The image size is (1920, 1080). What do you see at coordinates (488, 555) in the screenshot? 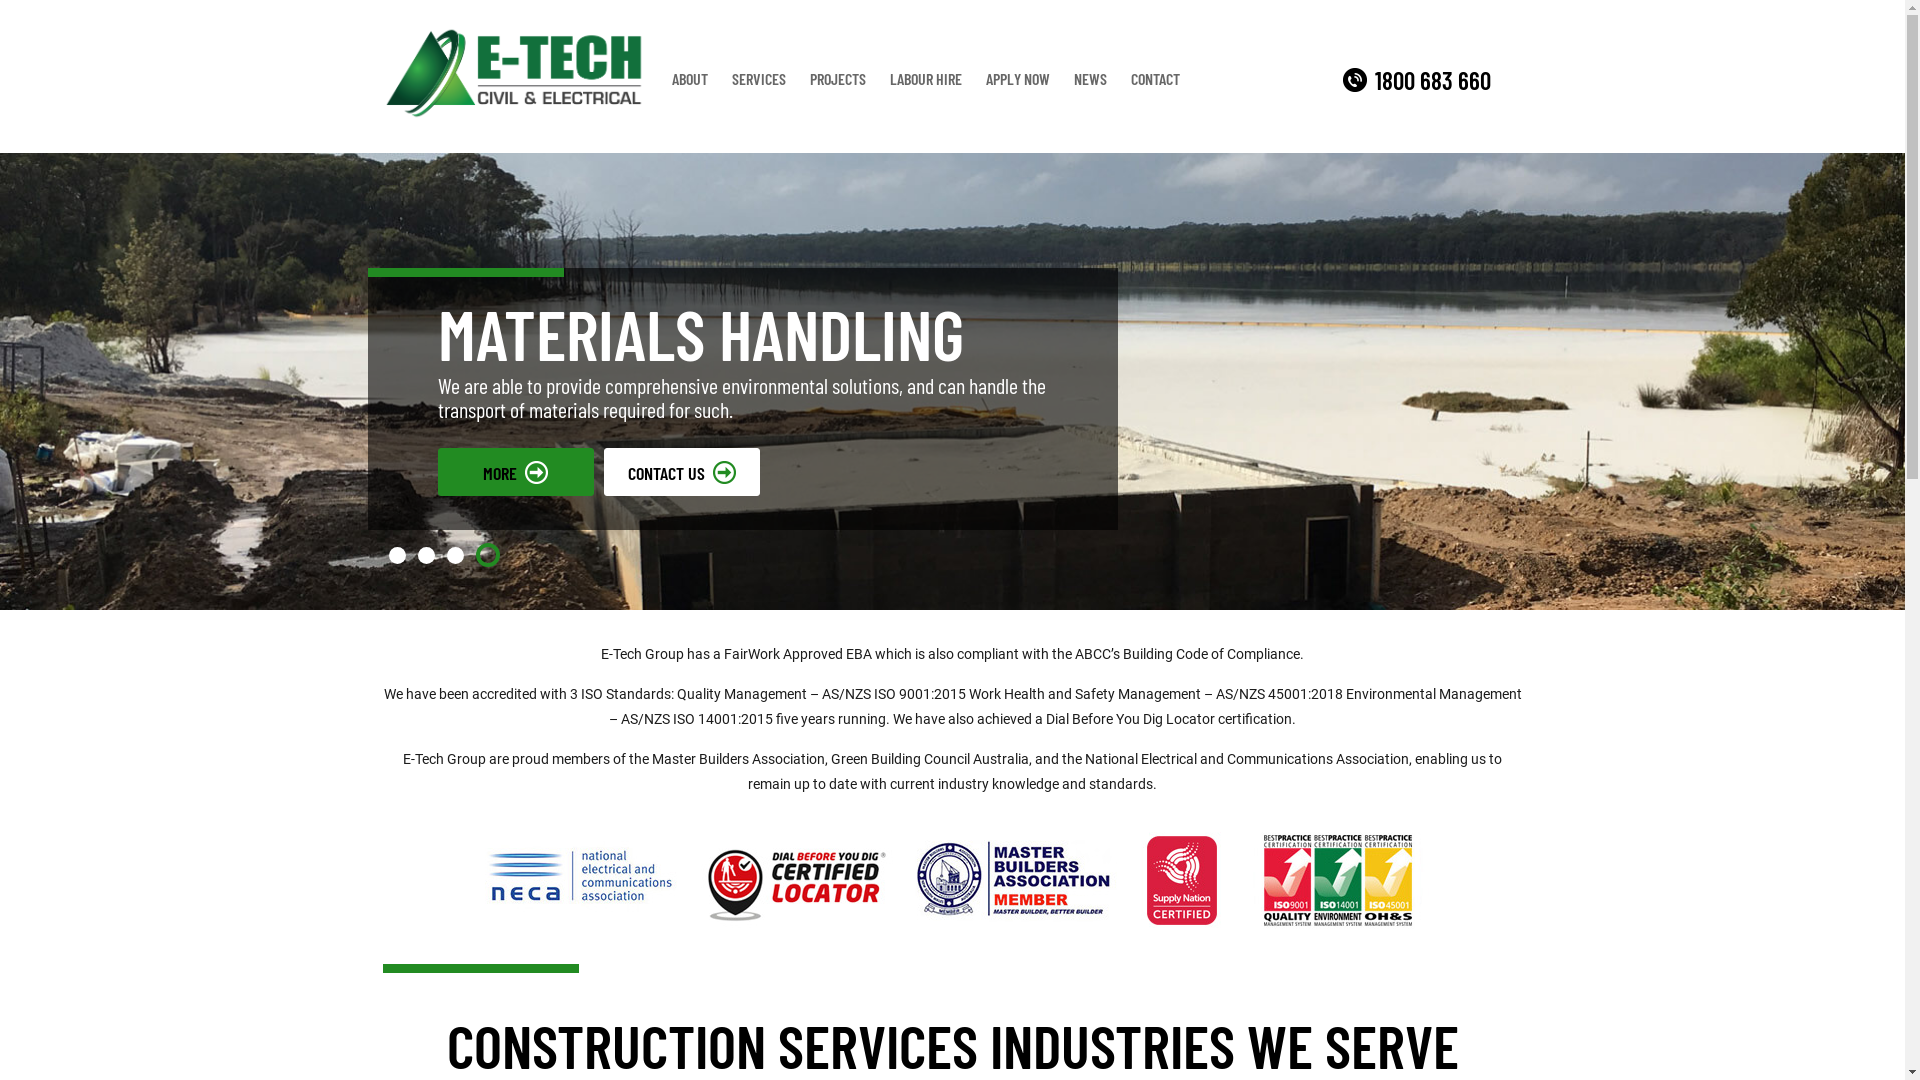
I see `'4'` at bounding box center [488, 555].